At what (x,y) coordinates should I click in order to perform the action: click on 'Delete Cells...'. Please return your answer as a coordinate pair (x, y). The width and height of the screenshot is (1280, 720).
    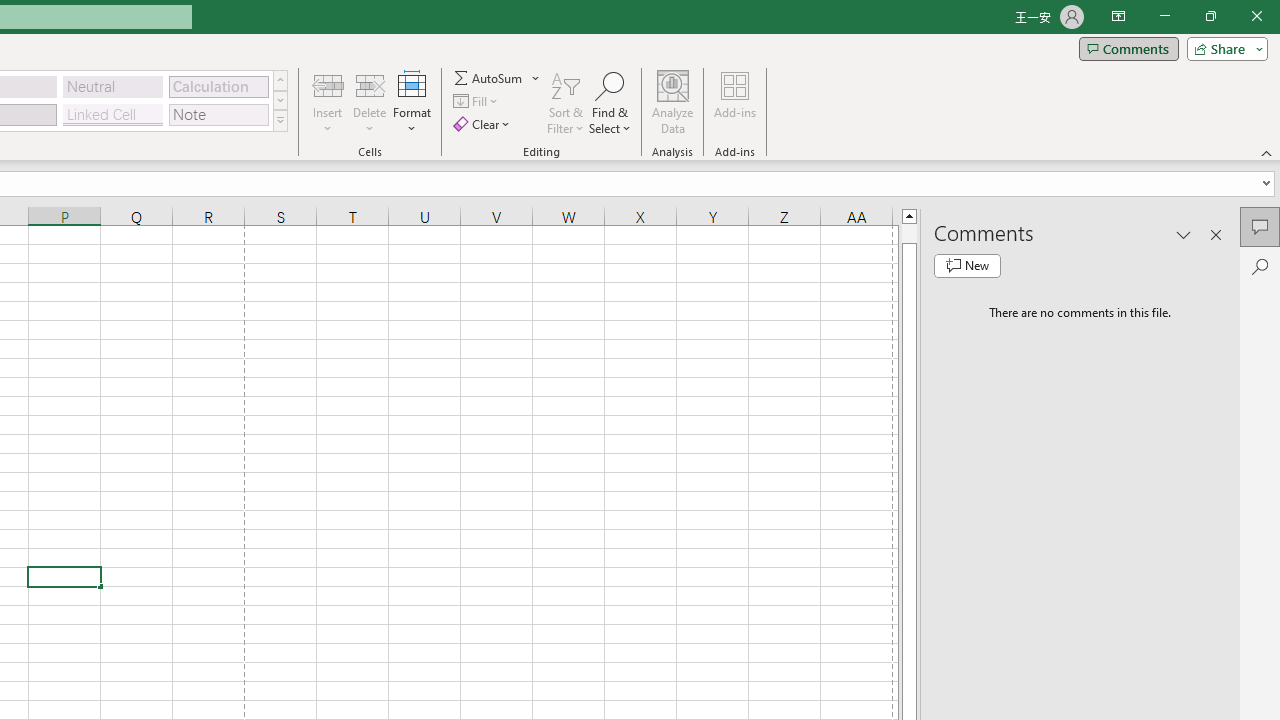
    Looking at the image, I should click on (369, 84).